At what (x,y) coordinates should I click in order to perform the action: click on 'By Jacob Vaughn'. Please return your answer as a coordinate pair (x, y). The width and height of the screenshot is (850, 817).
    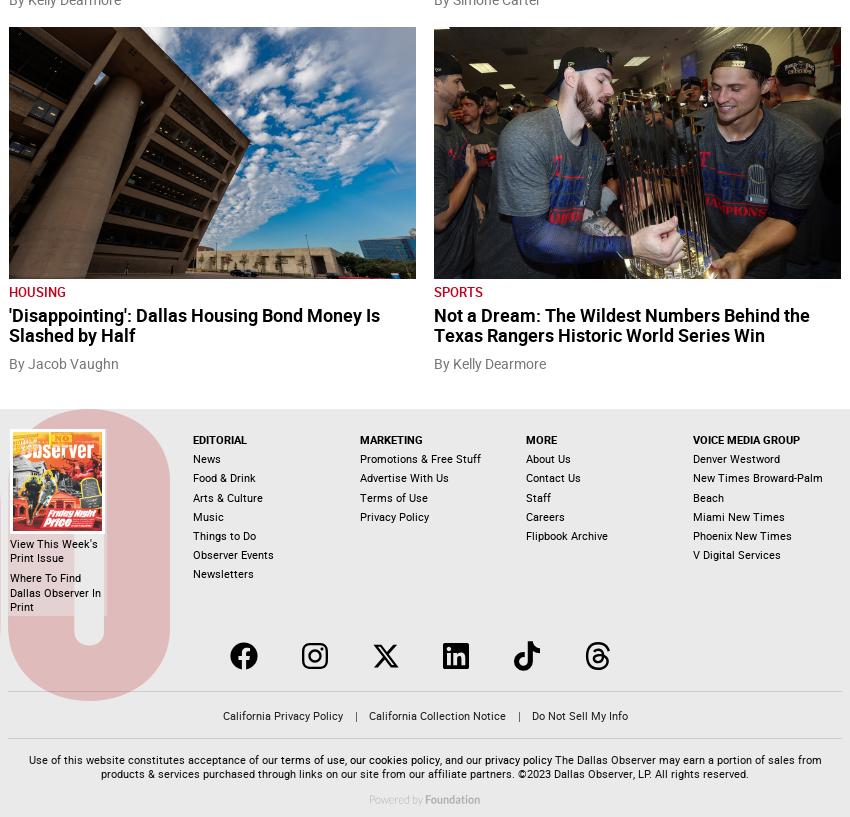
    Looking at the image, I should click on (64, 362).